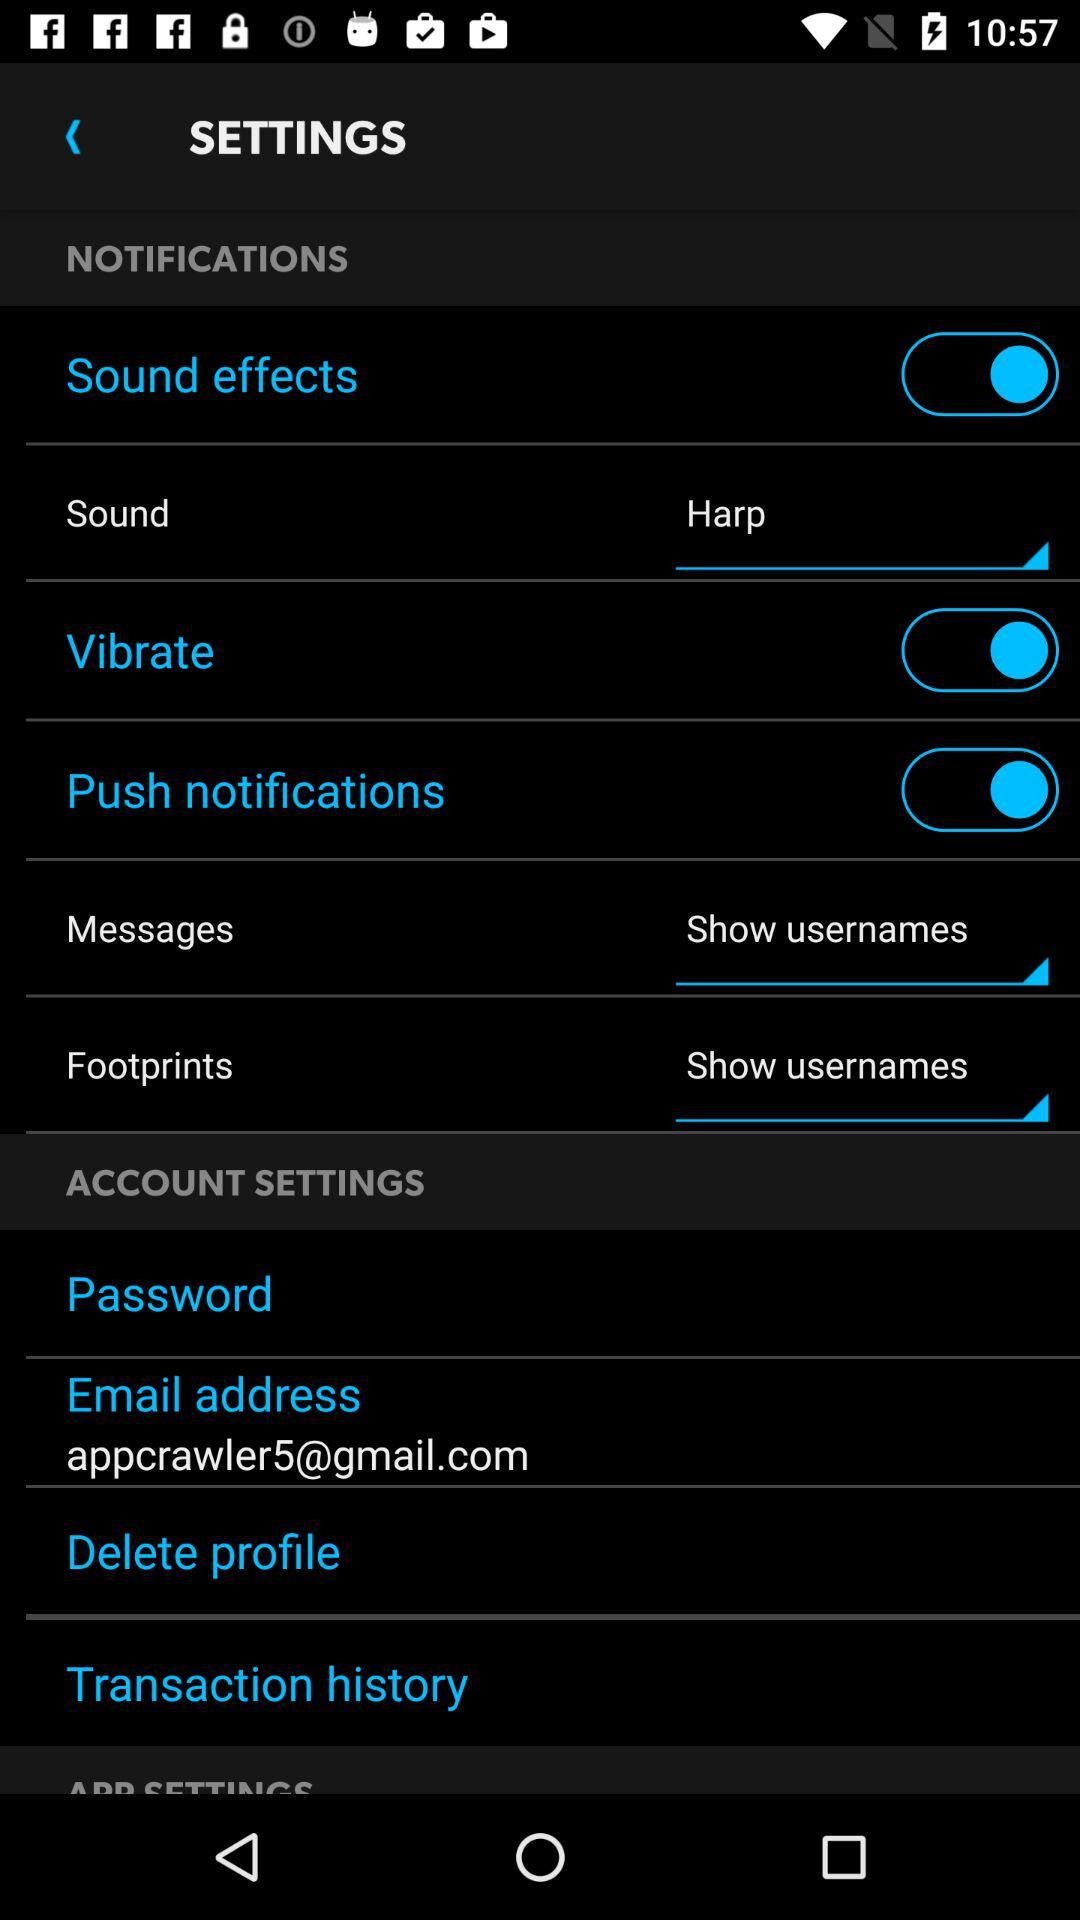 Image resolution: width=1080 pixels, height=1920 pixels. Describe the element at coordinates (540, 1549) in the screenshot. I see `delete profile icon` at that location.